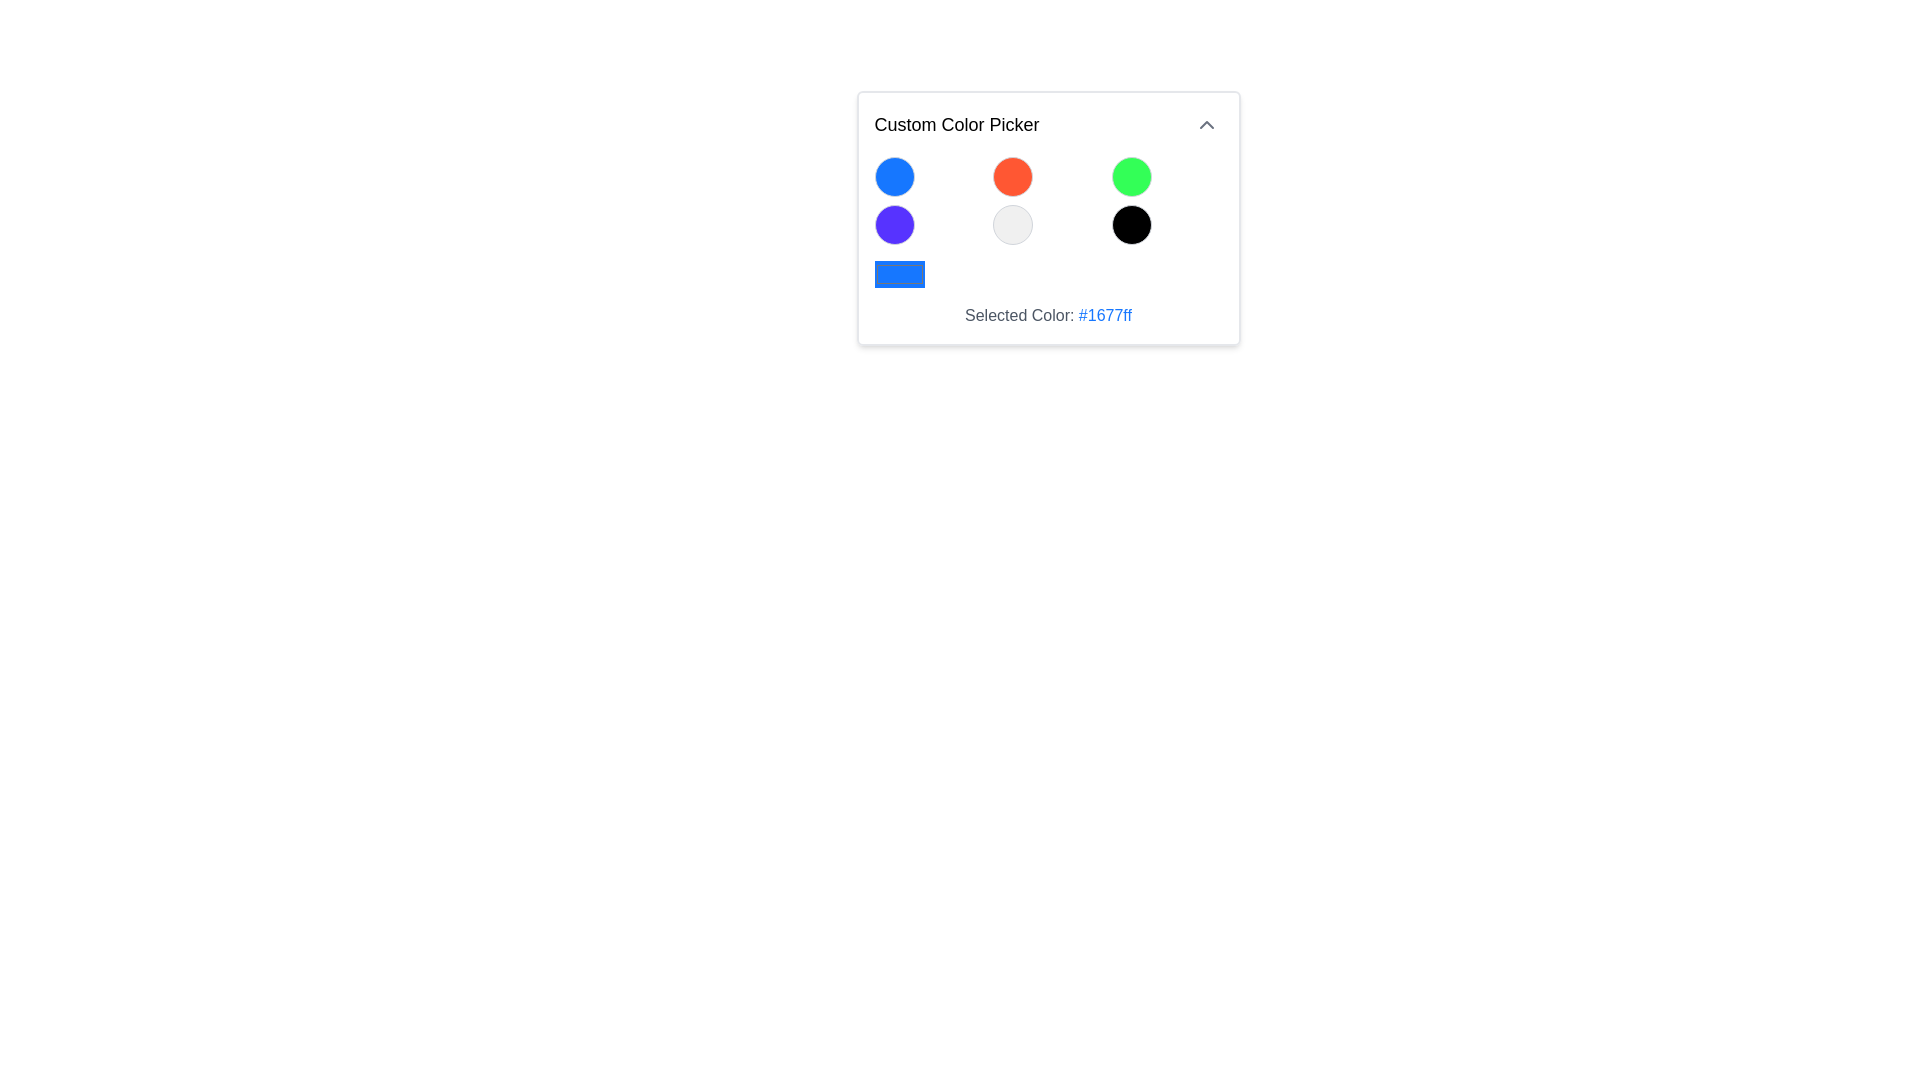 The height and width of the screenshot is (1080, 1920). Describe the element at coordinates (898, 274) in the screenshot. I see `the color picker input element with a blue background (#1677ff)` at that location.